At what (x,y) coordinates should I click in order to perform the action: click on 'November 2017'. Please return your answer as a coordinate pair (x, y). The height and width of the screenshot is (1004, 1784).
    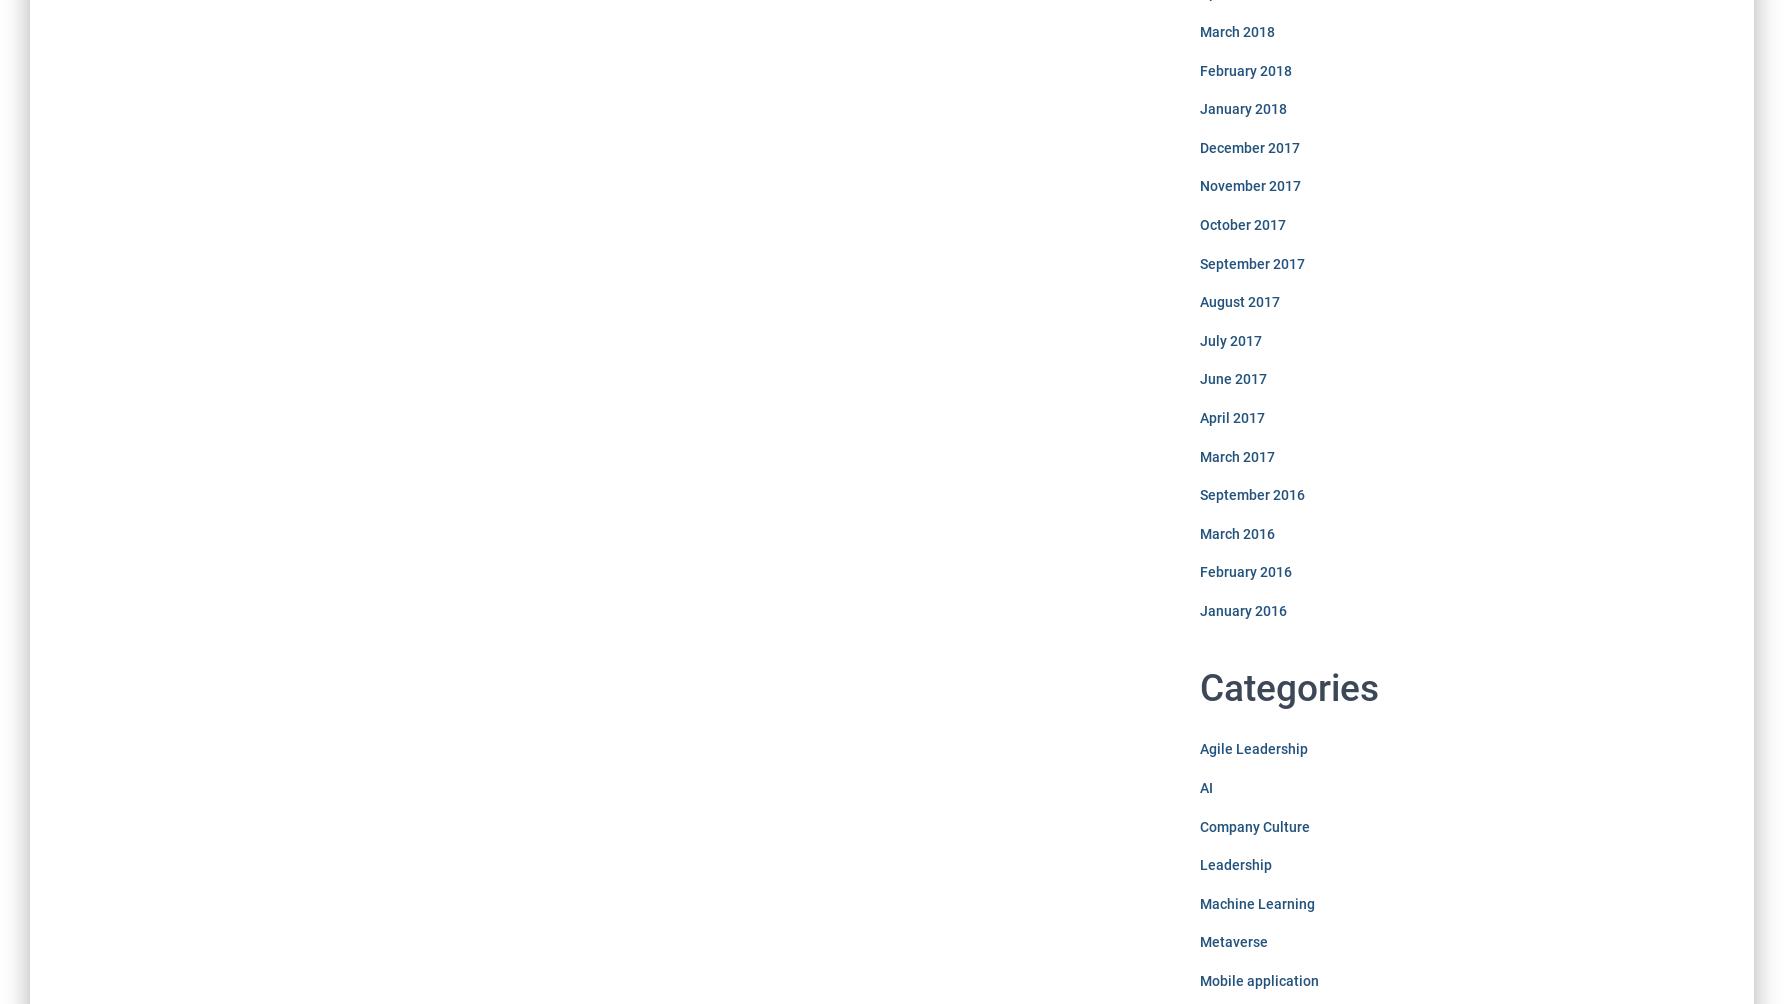
    Looking at the image, I should click on (1248, 185).